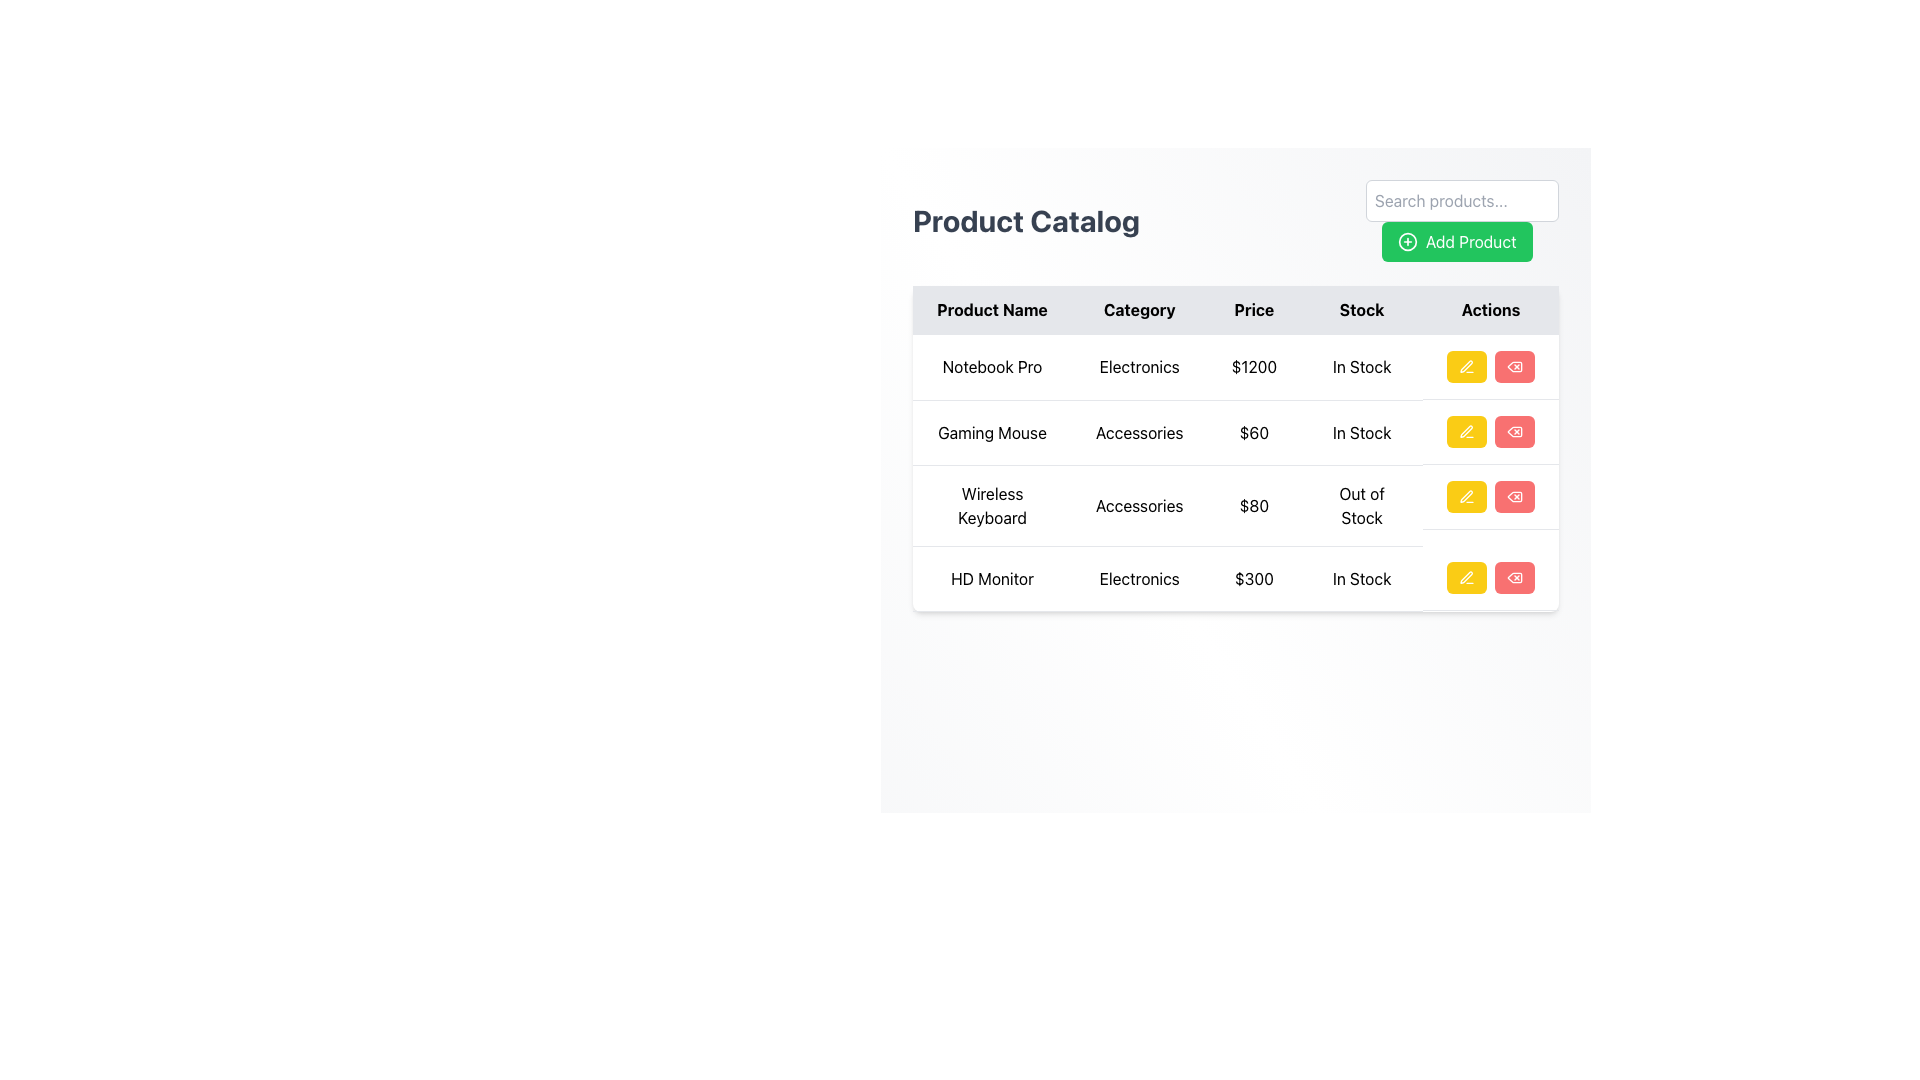  What do you see at coordinates (1235, 431) in the screenshot?
I see `the table row displaying the product 'Gaming Mouse' which contains details like 'Accessories', '$60', and 'In Stock'. This row is the second in the table layout` at bounding box center [1235, 431].